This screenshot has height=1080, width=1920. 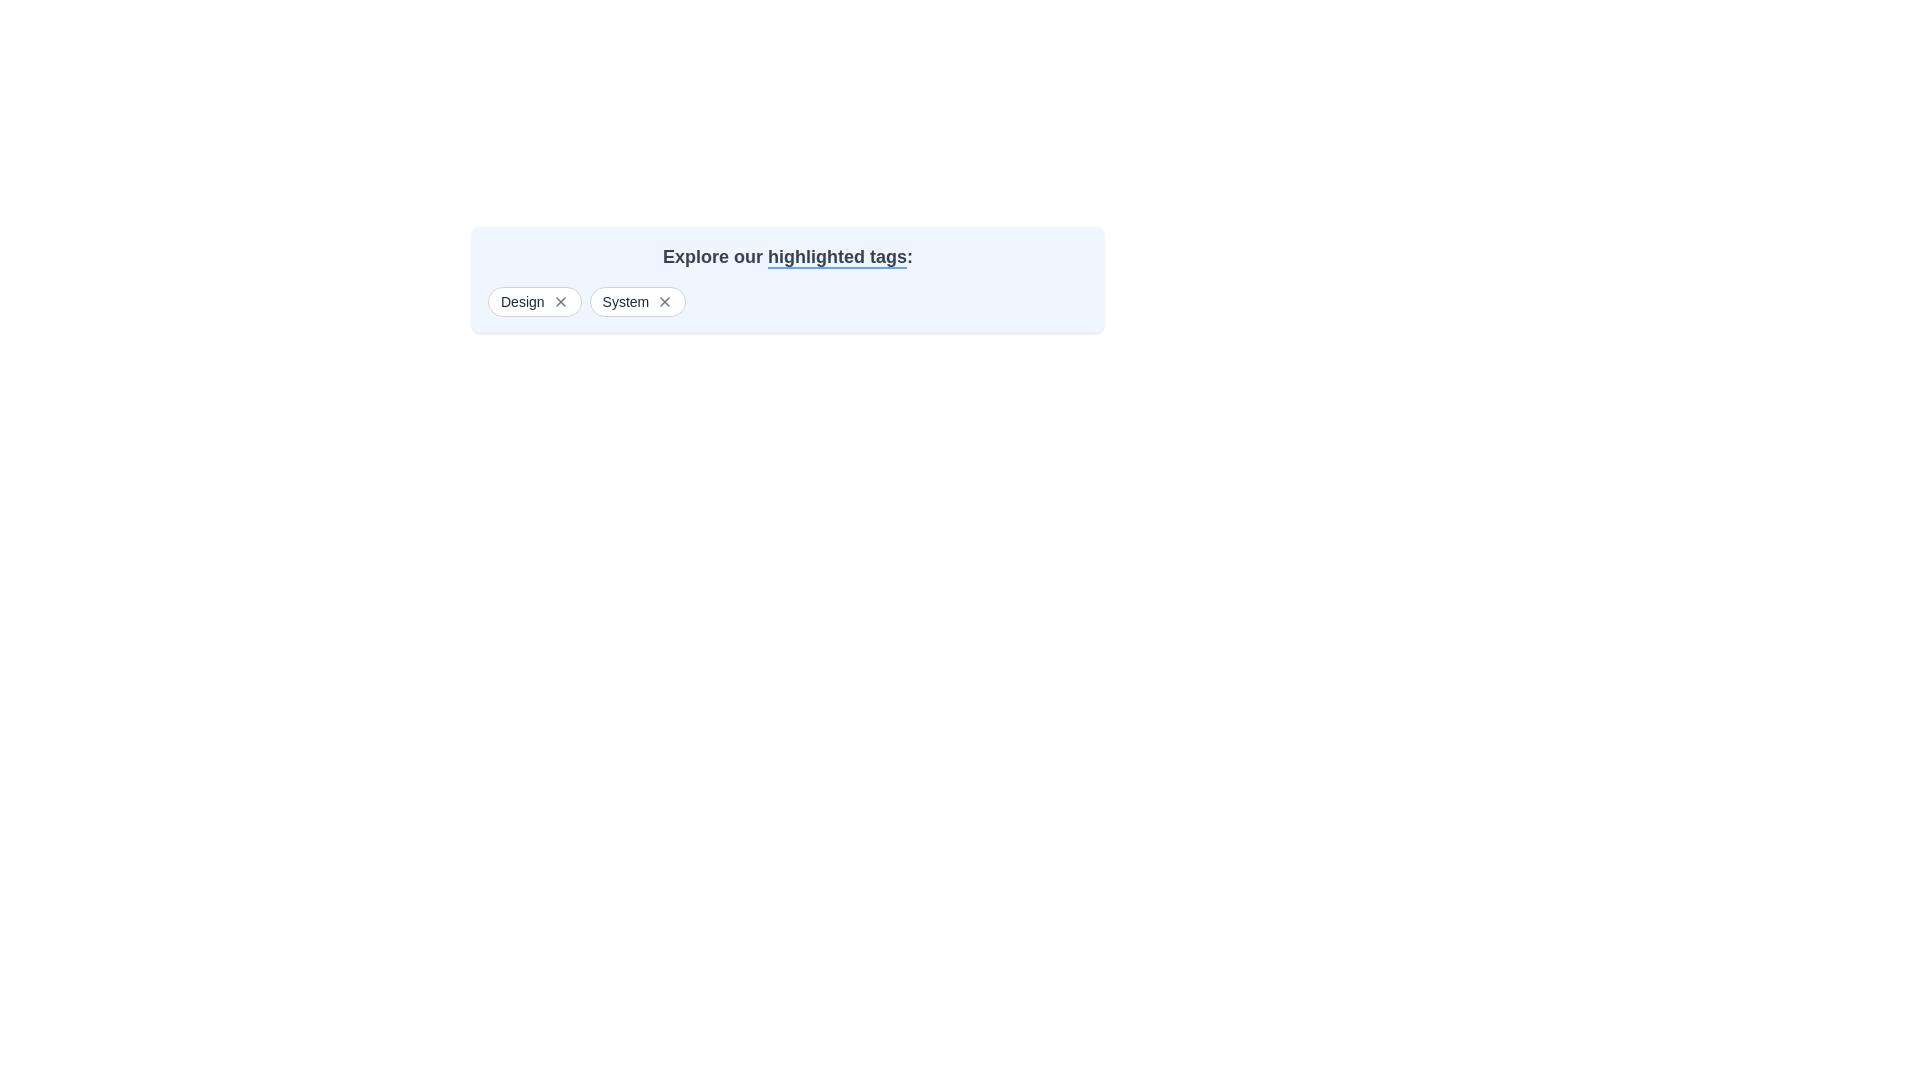 What do you see at coordinates (665, 301) in the screenshot?
I see `the closure button located on the right side of the 'System' pill-shaped button` at bounding box center [665, 301].